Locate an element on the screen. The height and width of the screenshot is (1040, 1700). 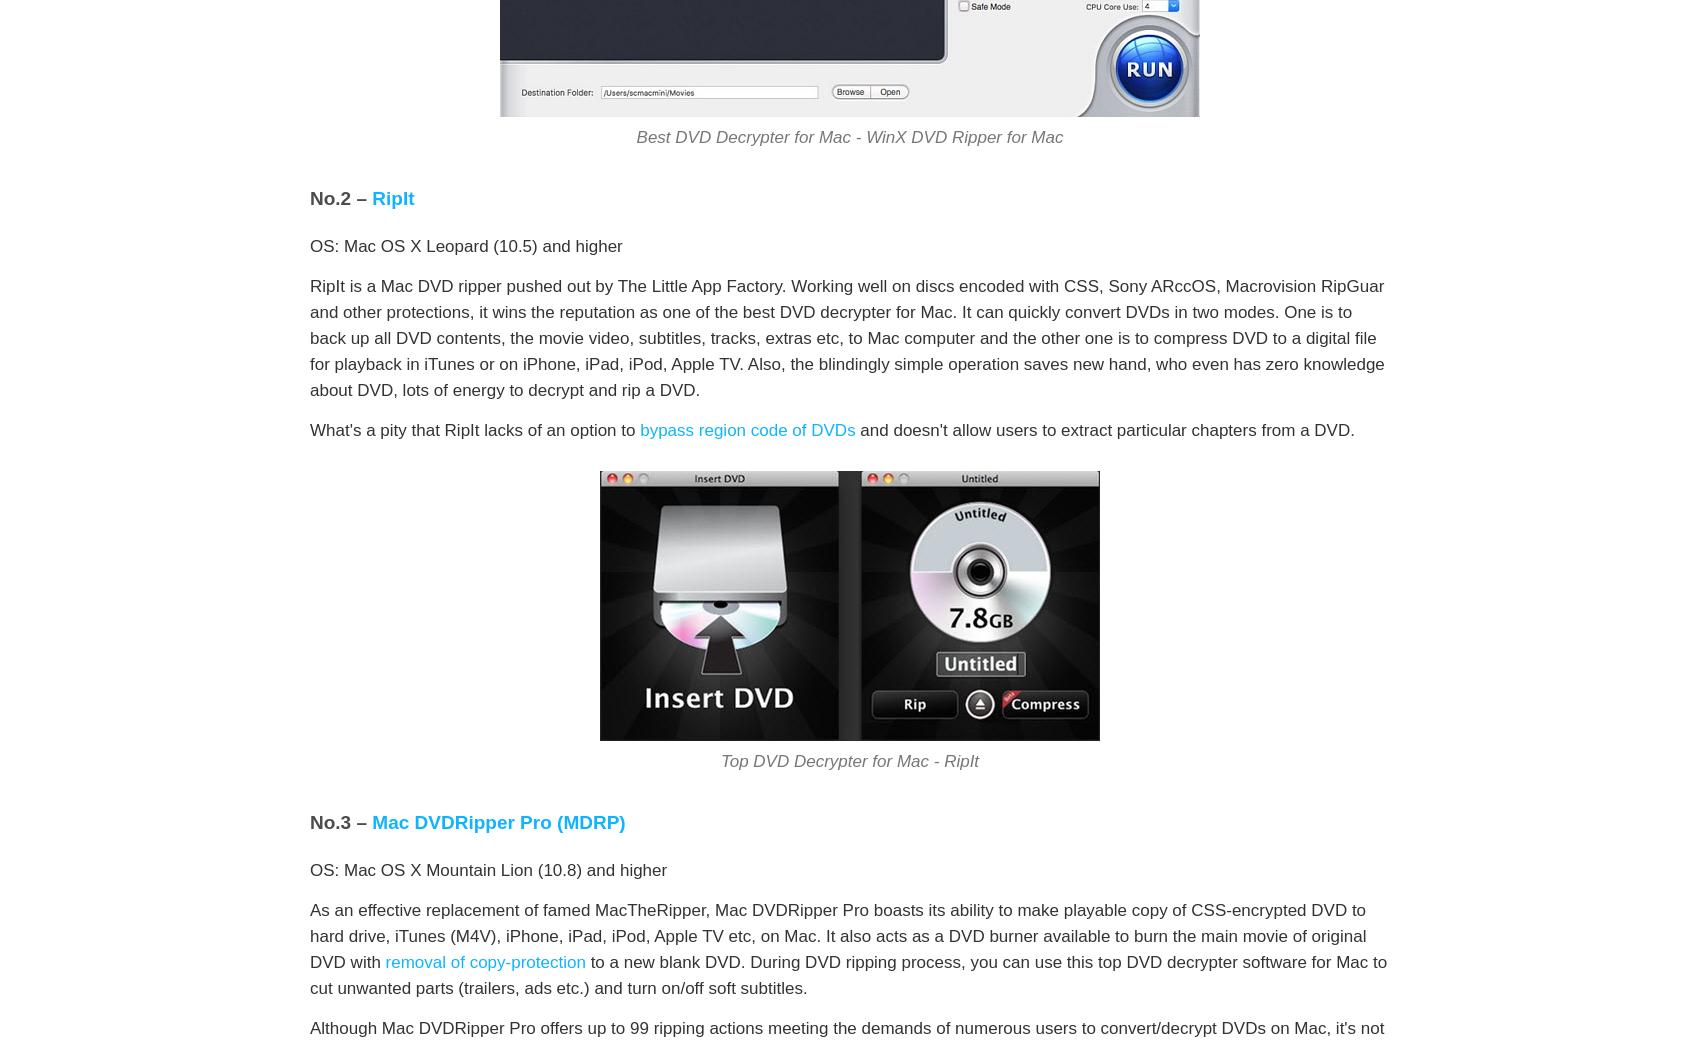
'RipIt is a Mac DVD ripper pushed out by The Little App Factory. Working well on discs encoded with CSS, Sony ARccOS, Macrovision RipGuar and other protections, it wins the reputation as one of the best DVD decrypter for Mac. It can quickly convert DVDs in two modes. One is to back up all DVD contents, the movie video, subtitles, tracks, extras etc, to Mac computer and the other one is to compress DVD to a digital file for playback in iTunes or on iPhone, iPad, iPod, Apple TV. Also, the blindingly simple operation saves new hand, who even has zero knowledge about DVD, lots of energy to decrypt and rip a DVD.' is located at coordinates (310, 337).